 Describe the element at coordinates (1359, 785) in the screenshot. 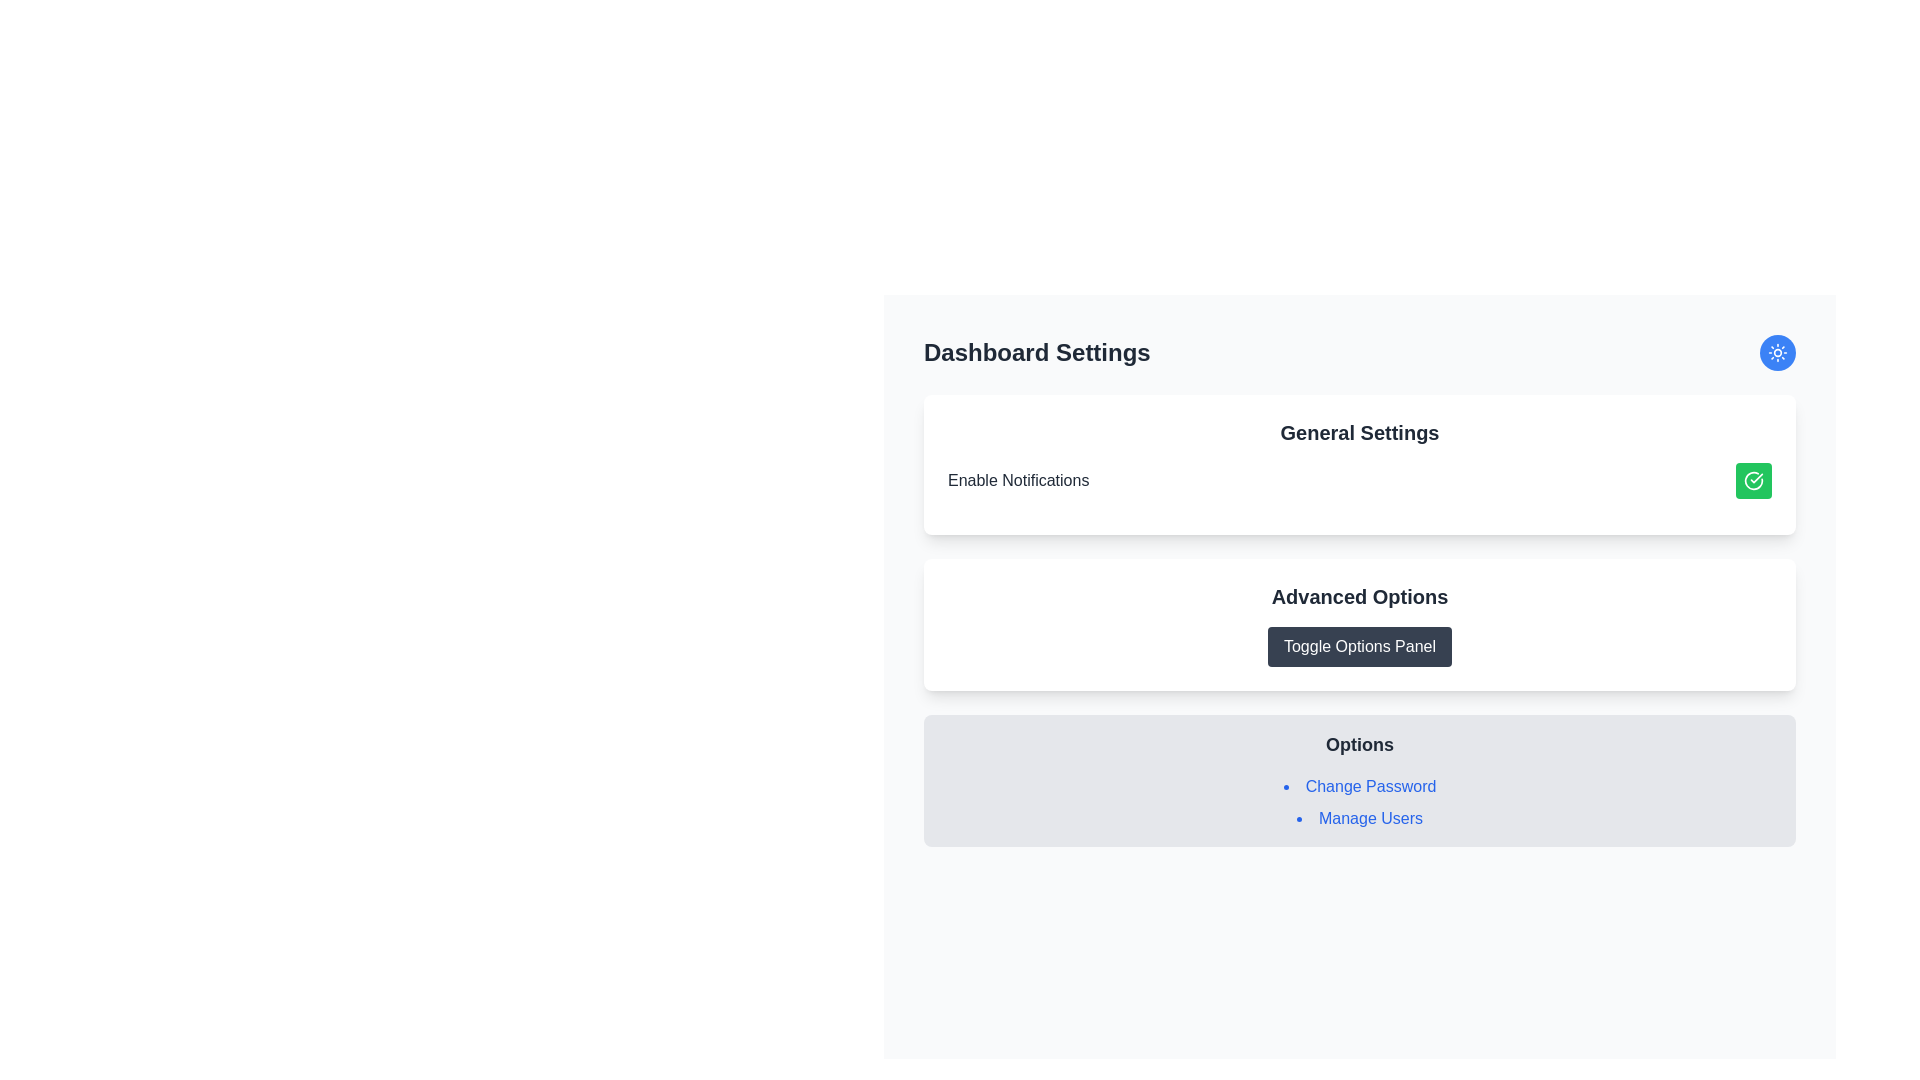

I see `the 'Change Password' text link, which is styled in blue and positioned as the first item in the 'Options' section` at that location.